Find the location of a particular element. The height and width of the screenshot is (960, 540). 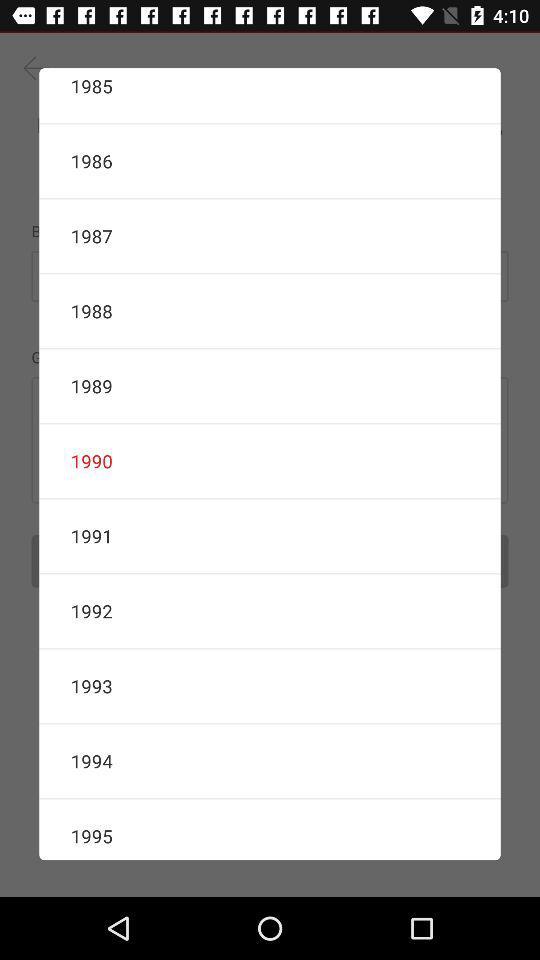

the icon above the 1991 is located at coordinates (270, 461).